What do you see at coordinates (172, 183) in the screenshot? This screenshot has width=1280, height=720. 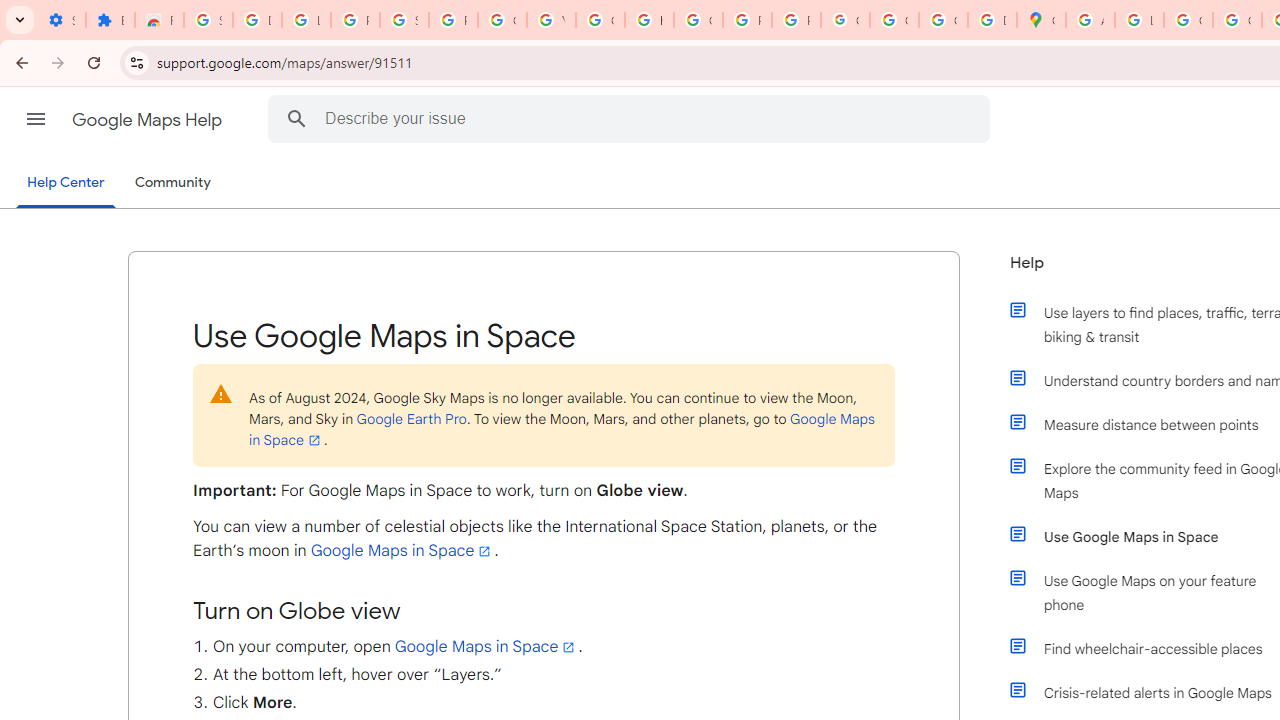 I see `'Community'` at bounding box center [172, 183].